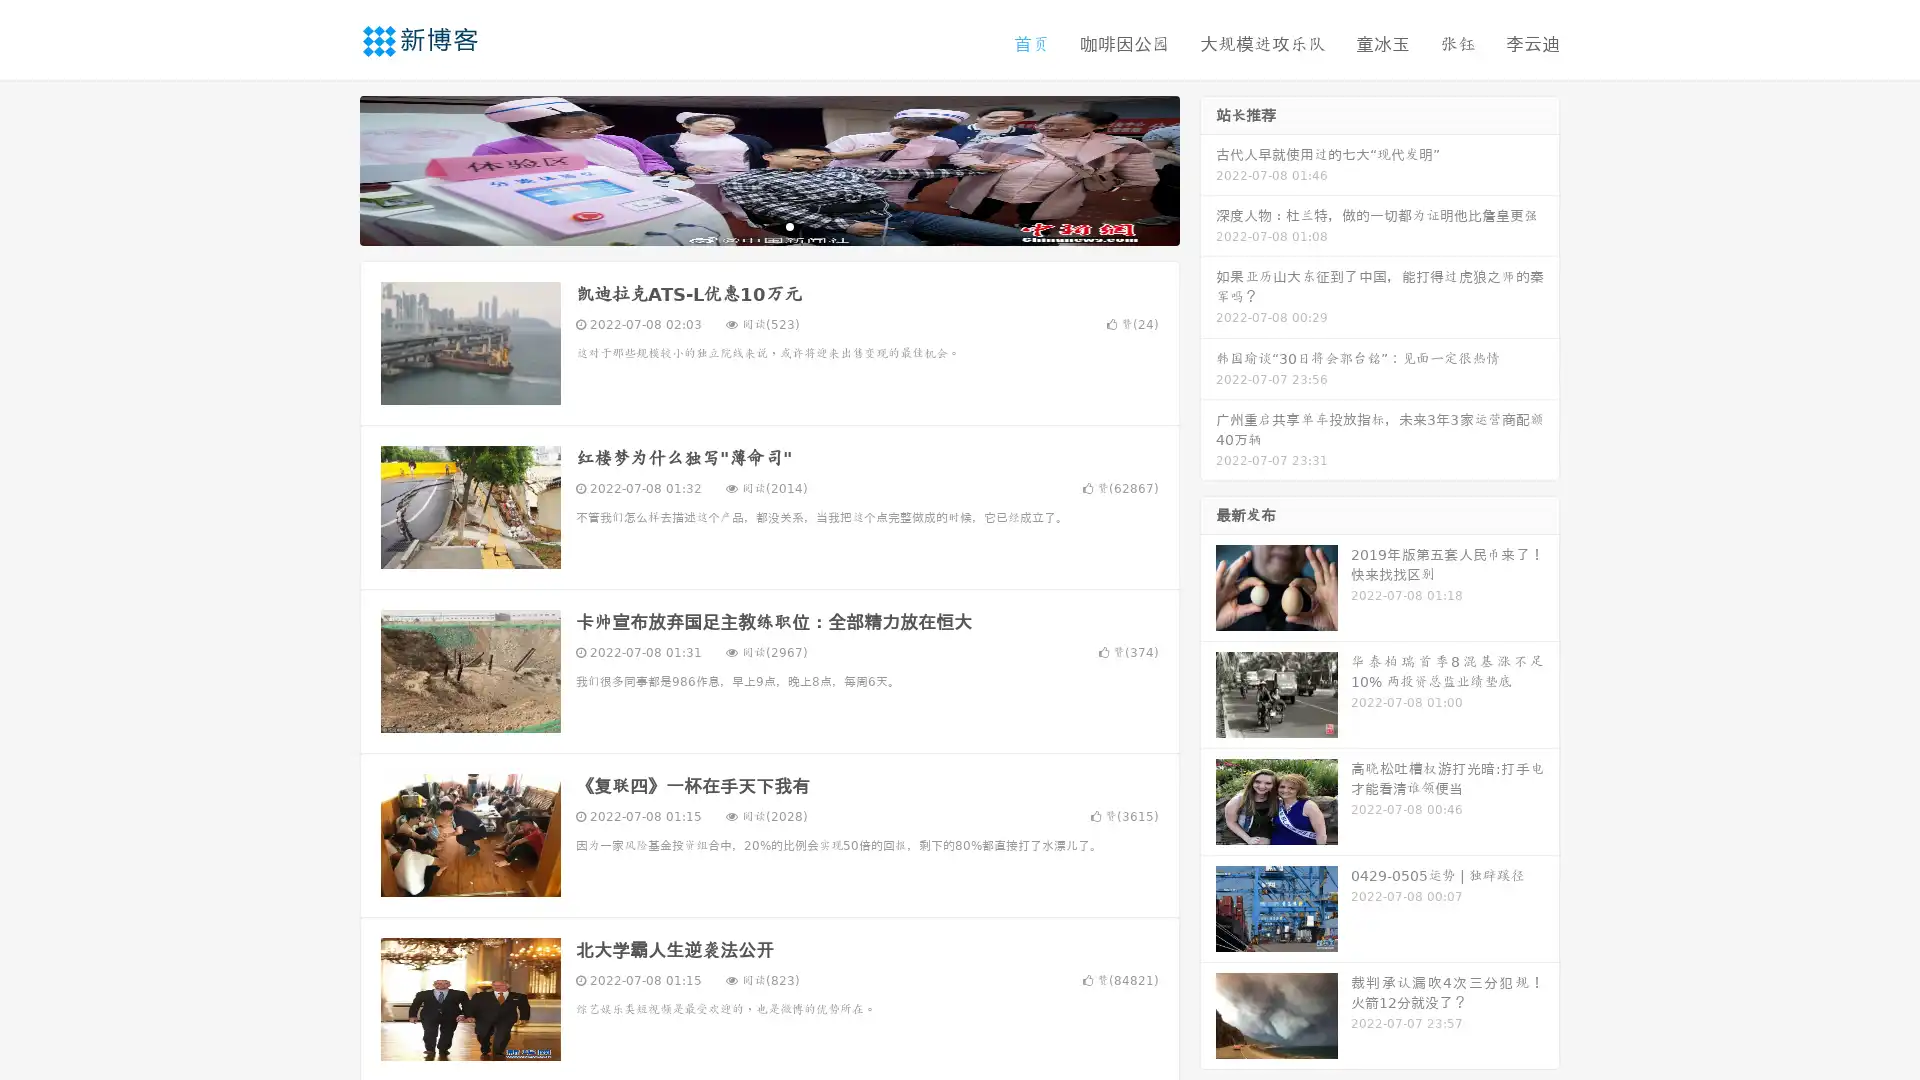 The height and width of the screenshot is (1080, 1920). What do you see at coordinates (748, 225) in the screenshot?
I see `Go to slide 1` at bounding box center [748, 225].